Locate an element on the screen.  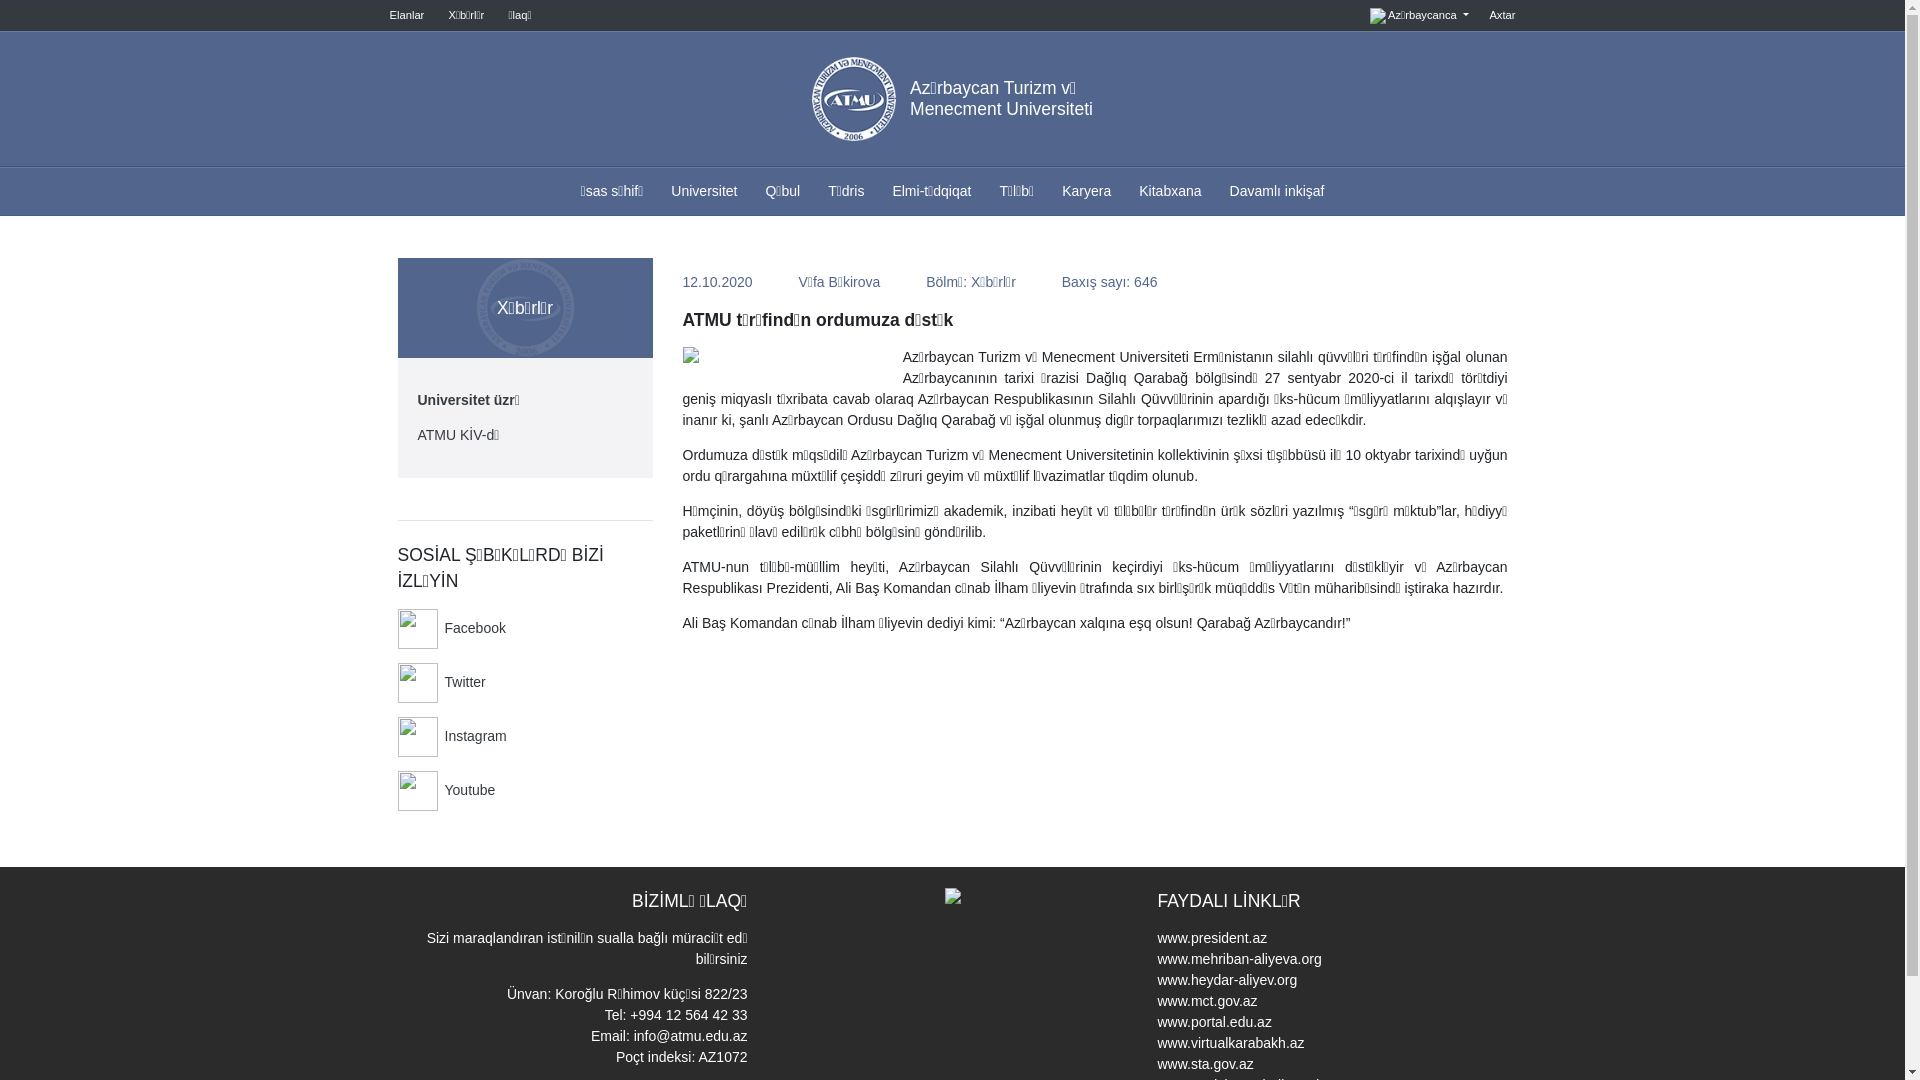
'Universitet' is located at coordinates (704, 191).